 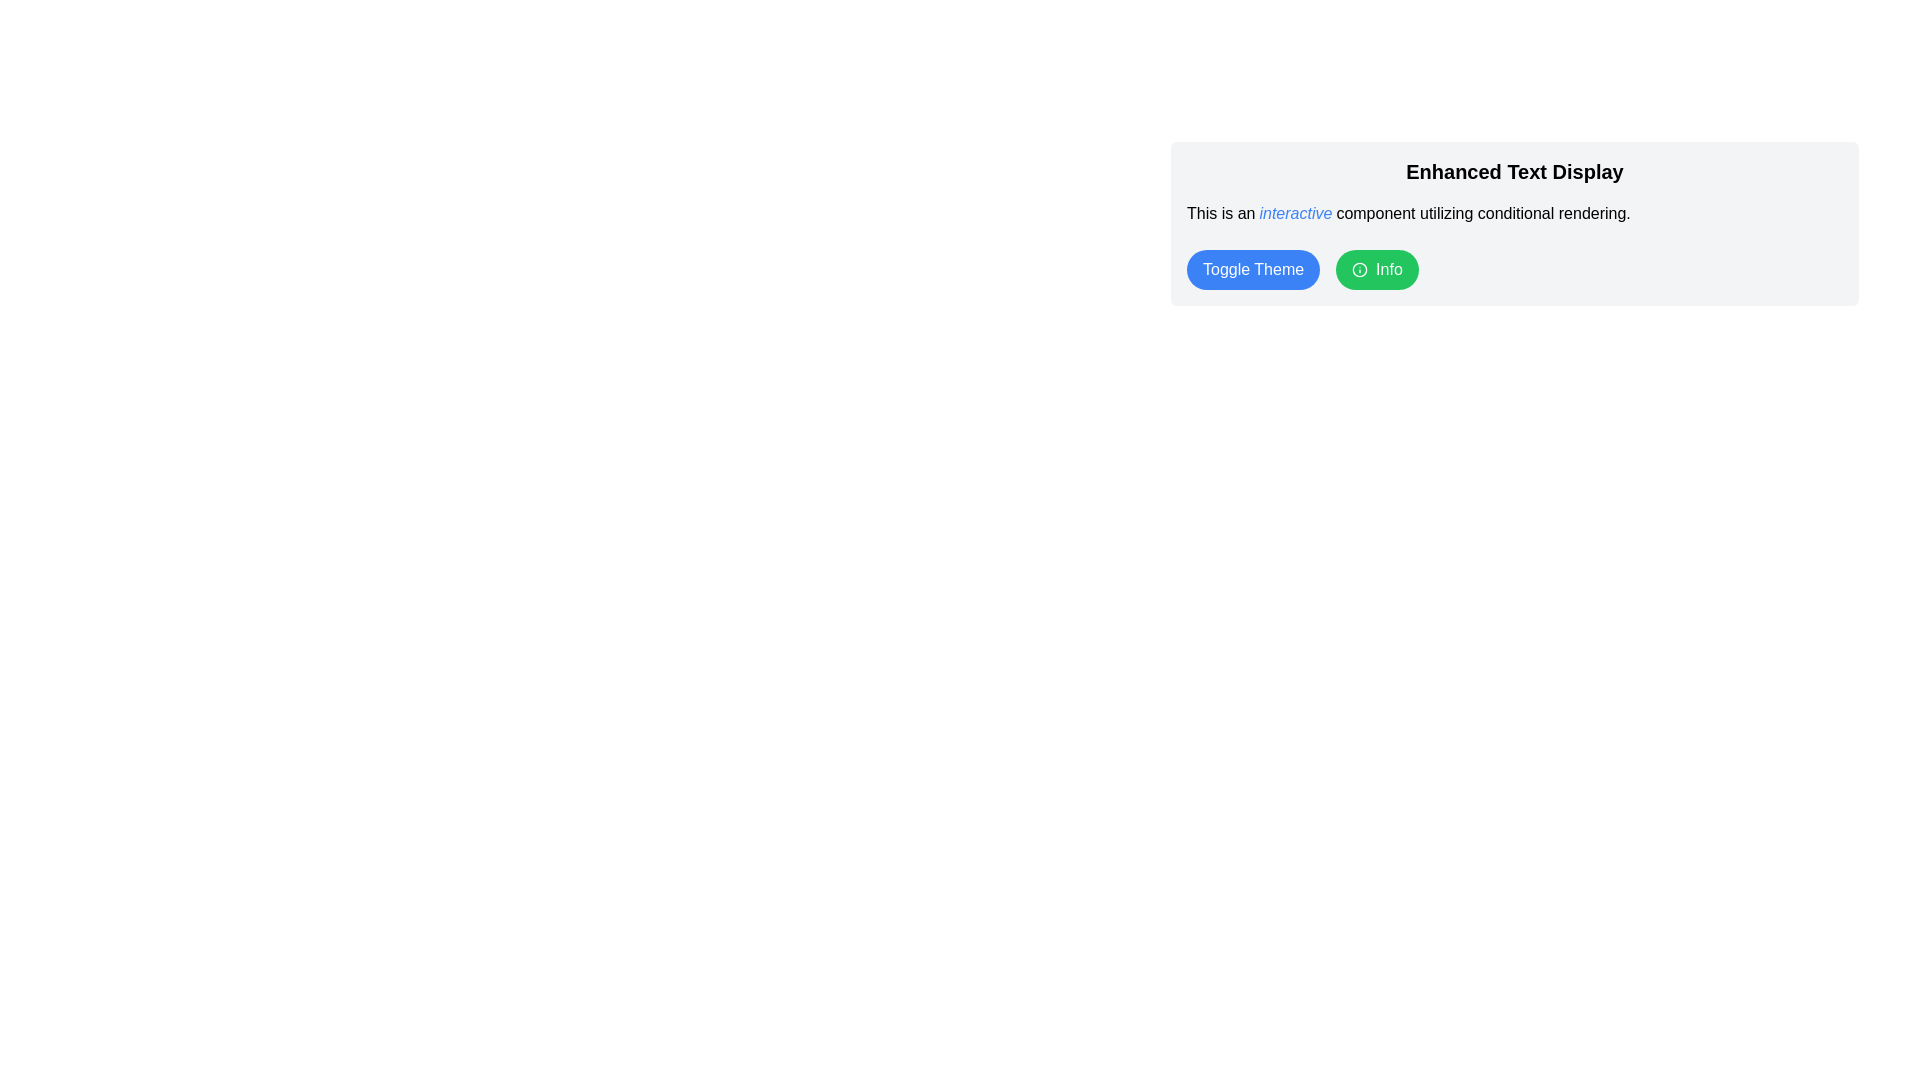 What do you see at coordinates (1515, 213) in the screenshot?
I see `the informational text block that communicates details about dynamic conditional rendering, located below the 'Enhanced Text Display' heading` at bounding box center [1515, 213].